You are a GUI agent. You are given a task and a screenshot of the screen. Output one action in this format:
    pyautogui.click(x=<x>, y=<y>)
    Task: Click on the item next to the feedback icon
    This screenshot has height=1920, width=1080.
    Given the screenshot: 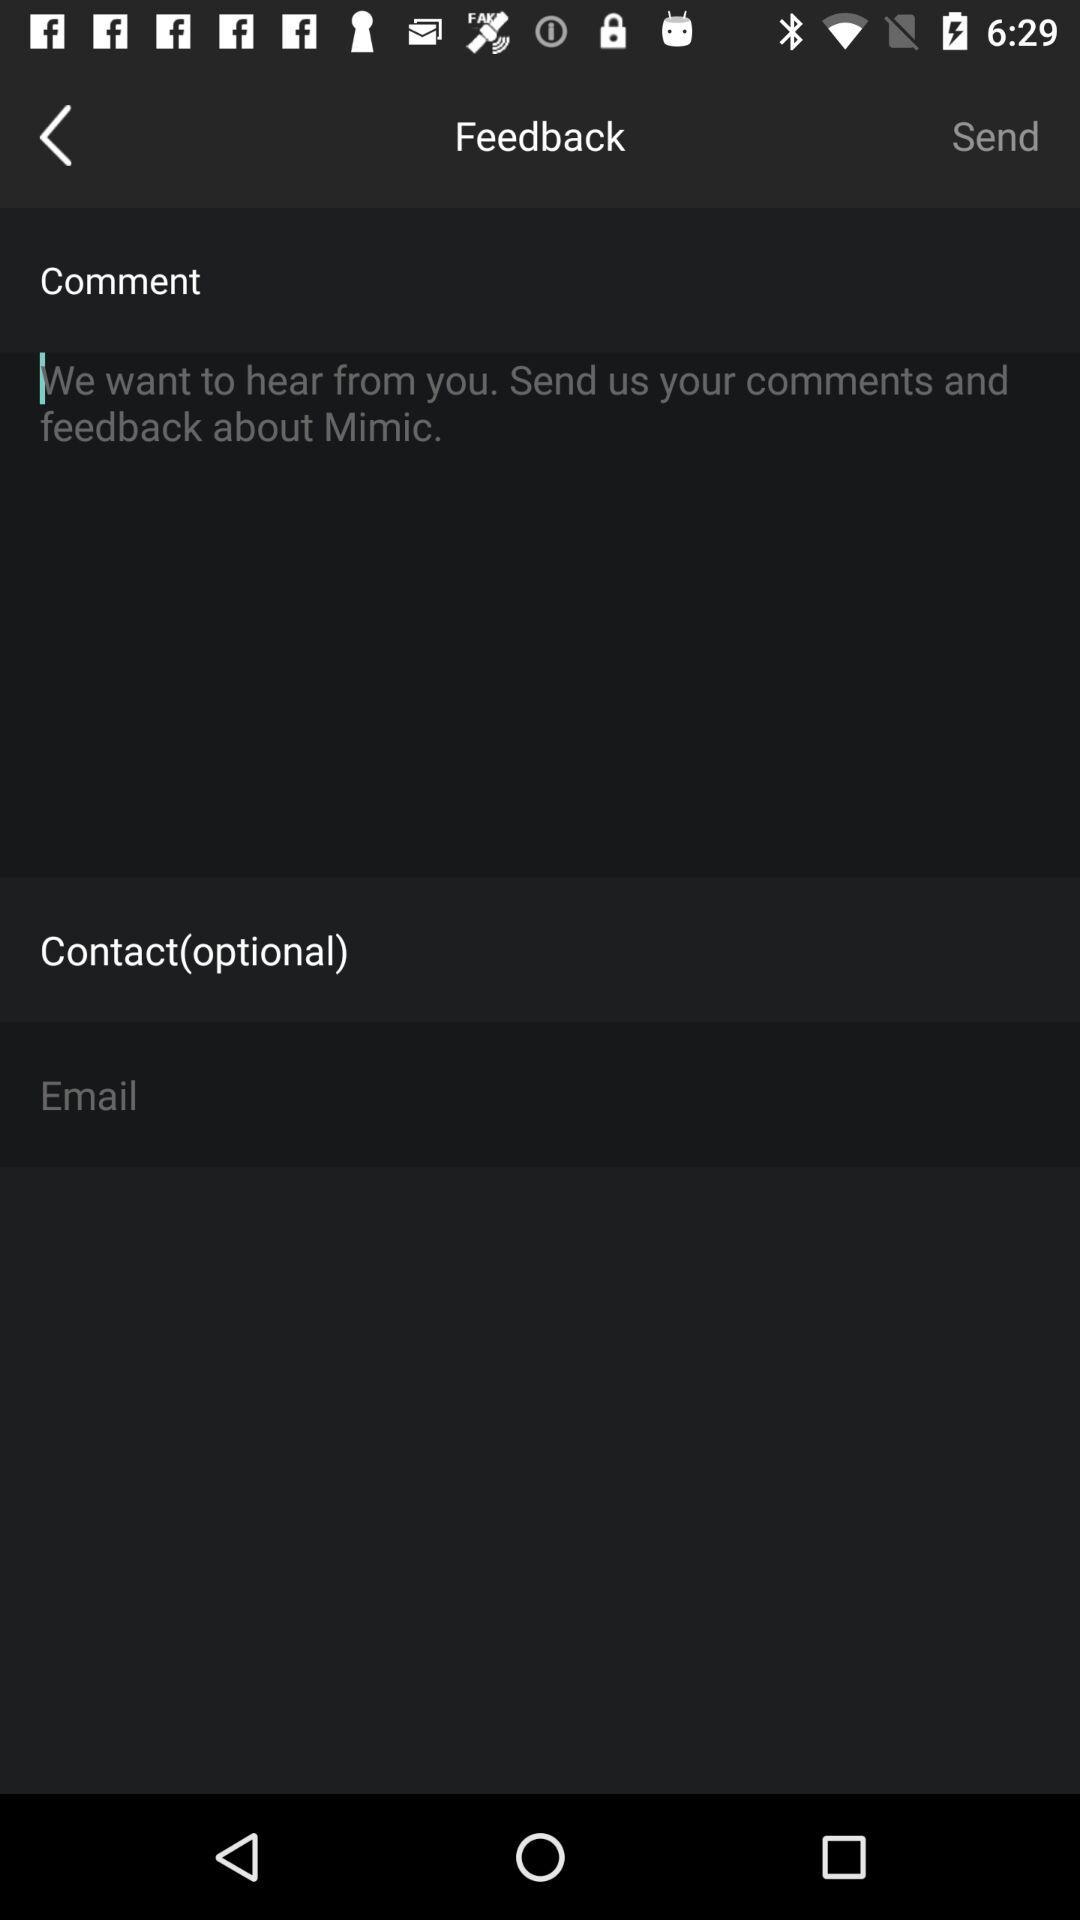 What is the action you would take?
    pyautogui.click(x=995, y=134)
    